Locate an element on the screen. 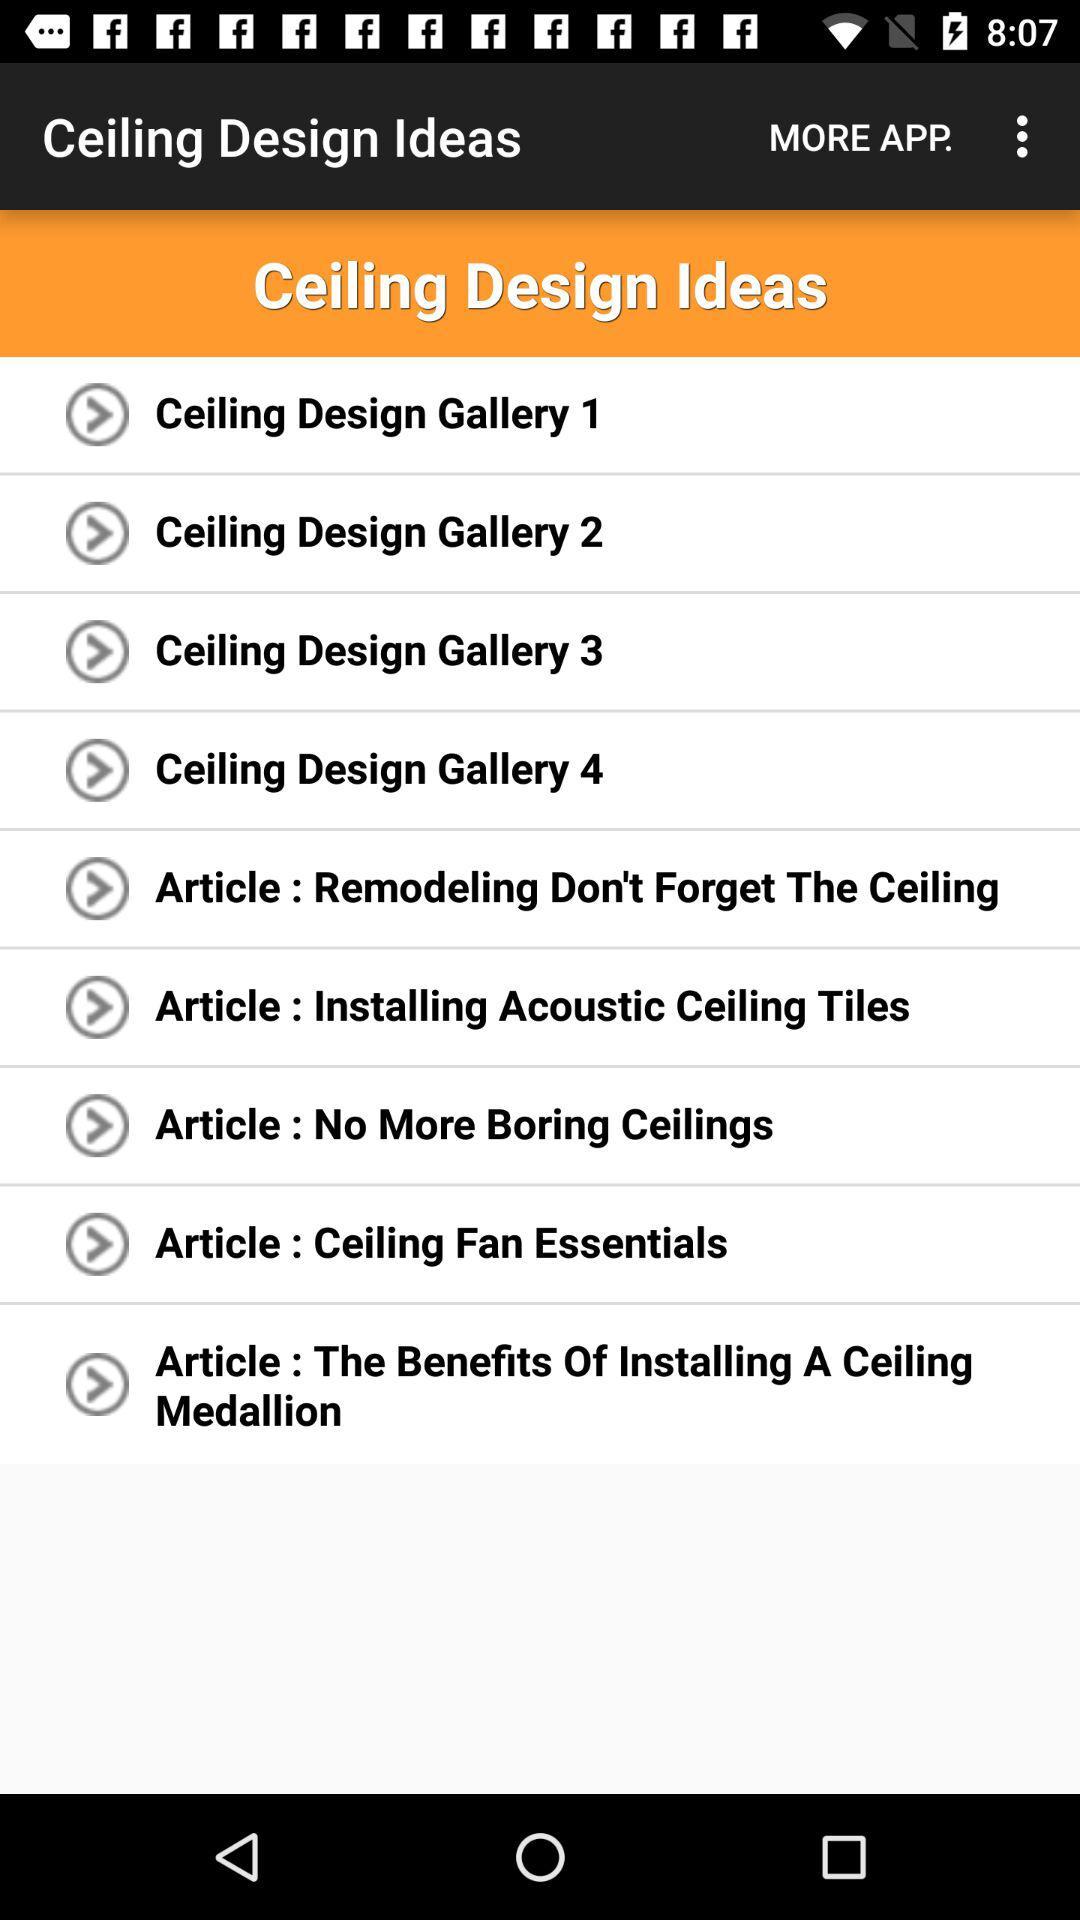 This screenshot has width=1080, height=1920. icon next to ceiling design ideas is located at coordinates (860, 135).